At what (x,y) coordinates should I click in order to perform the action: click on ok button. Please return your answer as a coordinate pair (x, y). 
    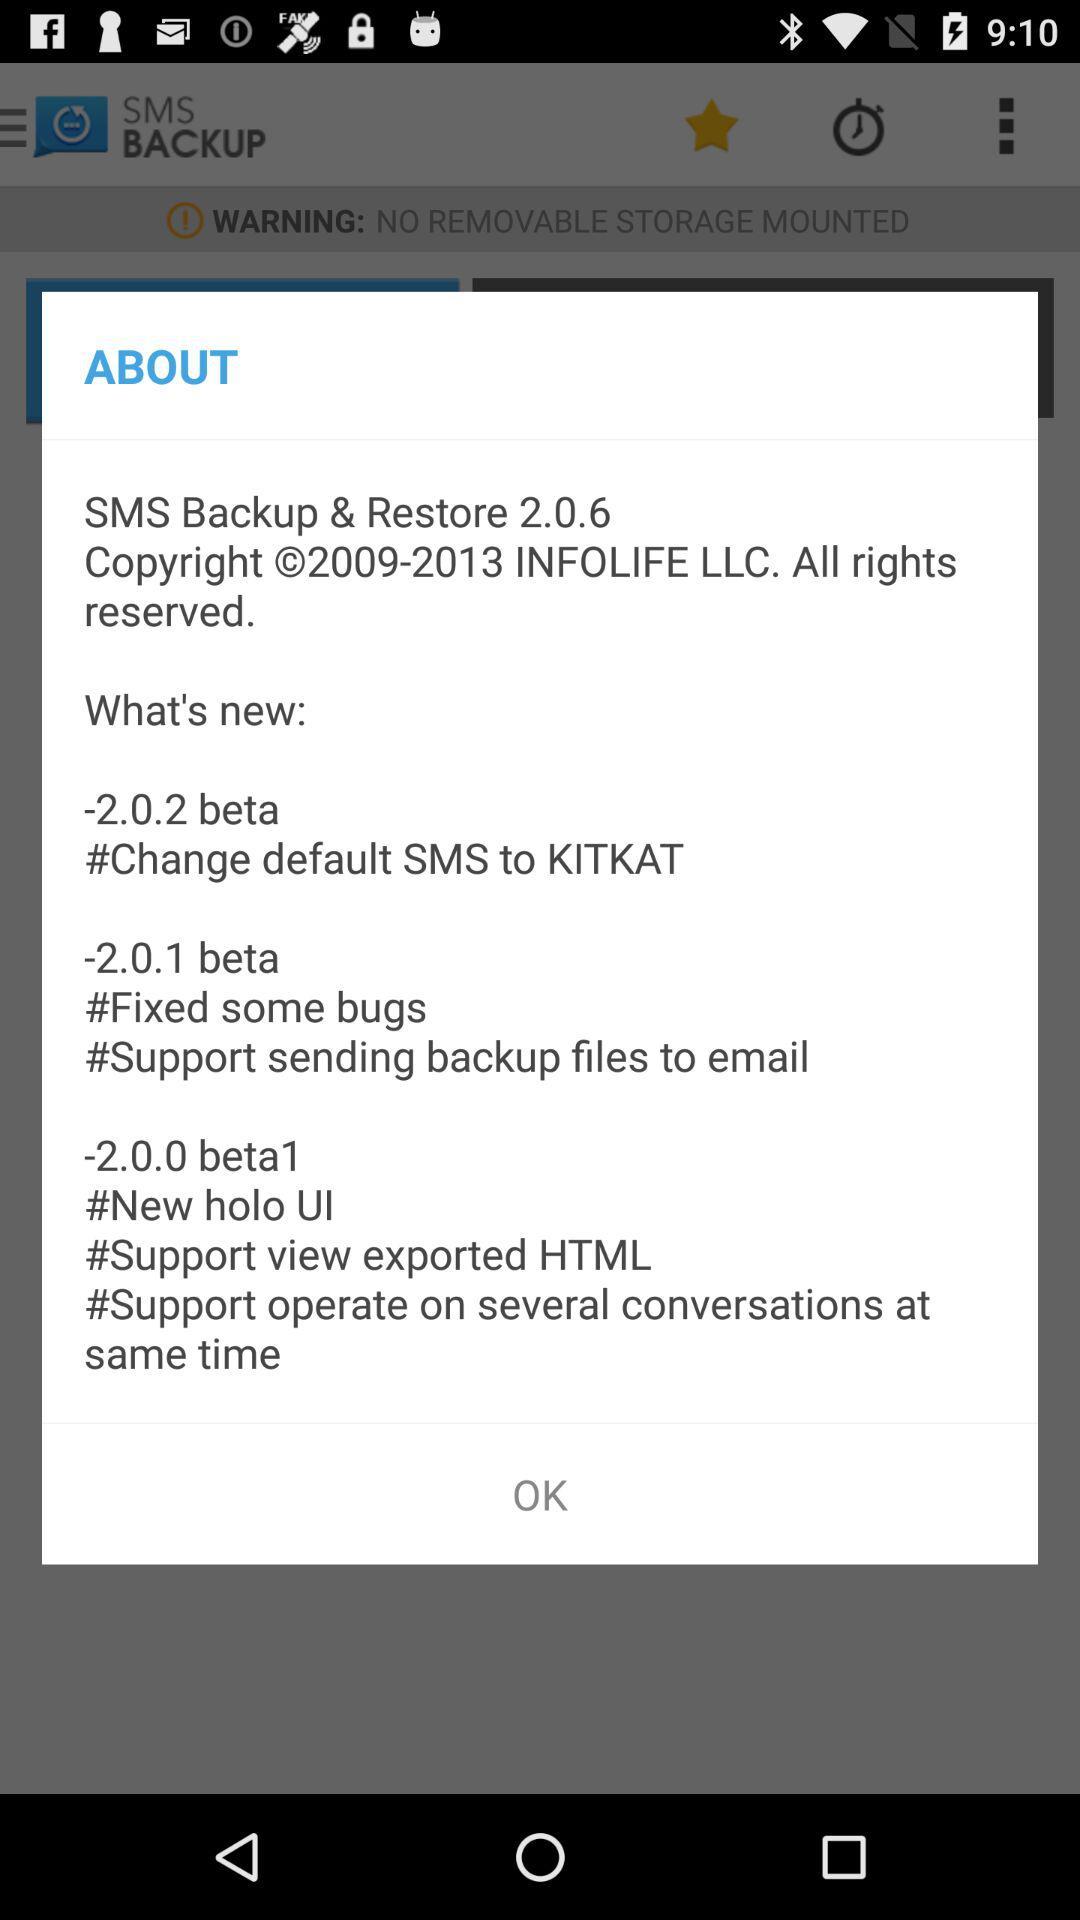
    Looking at the image, I should click on (540, 1493).